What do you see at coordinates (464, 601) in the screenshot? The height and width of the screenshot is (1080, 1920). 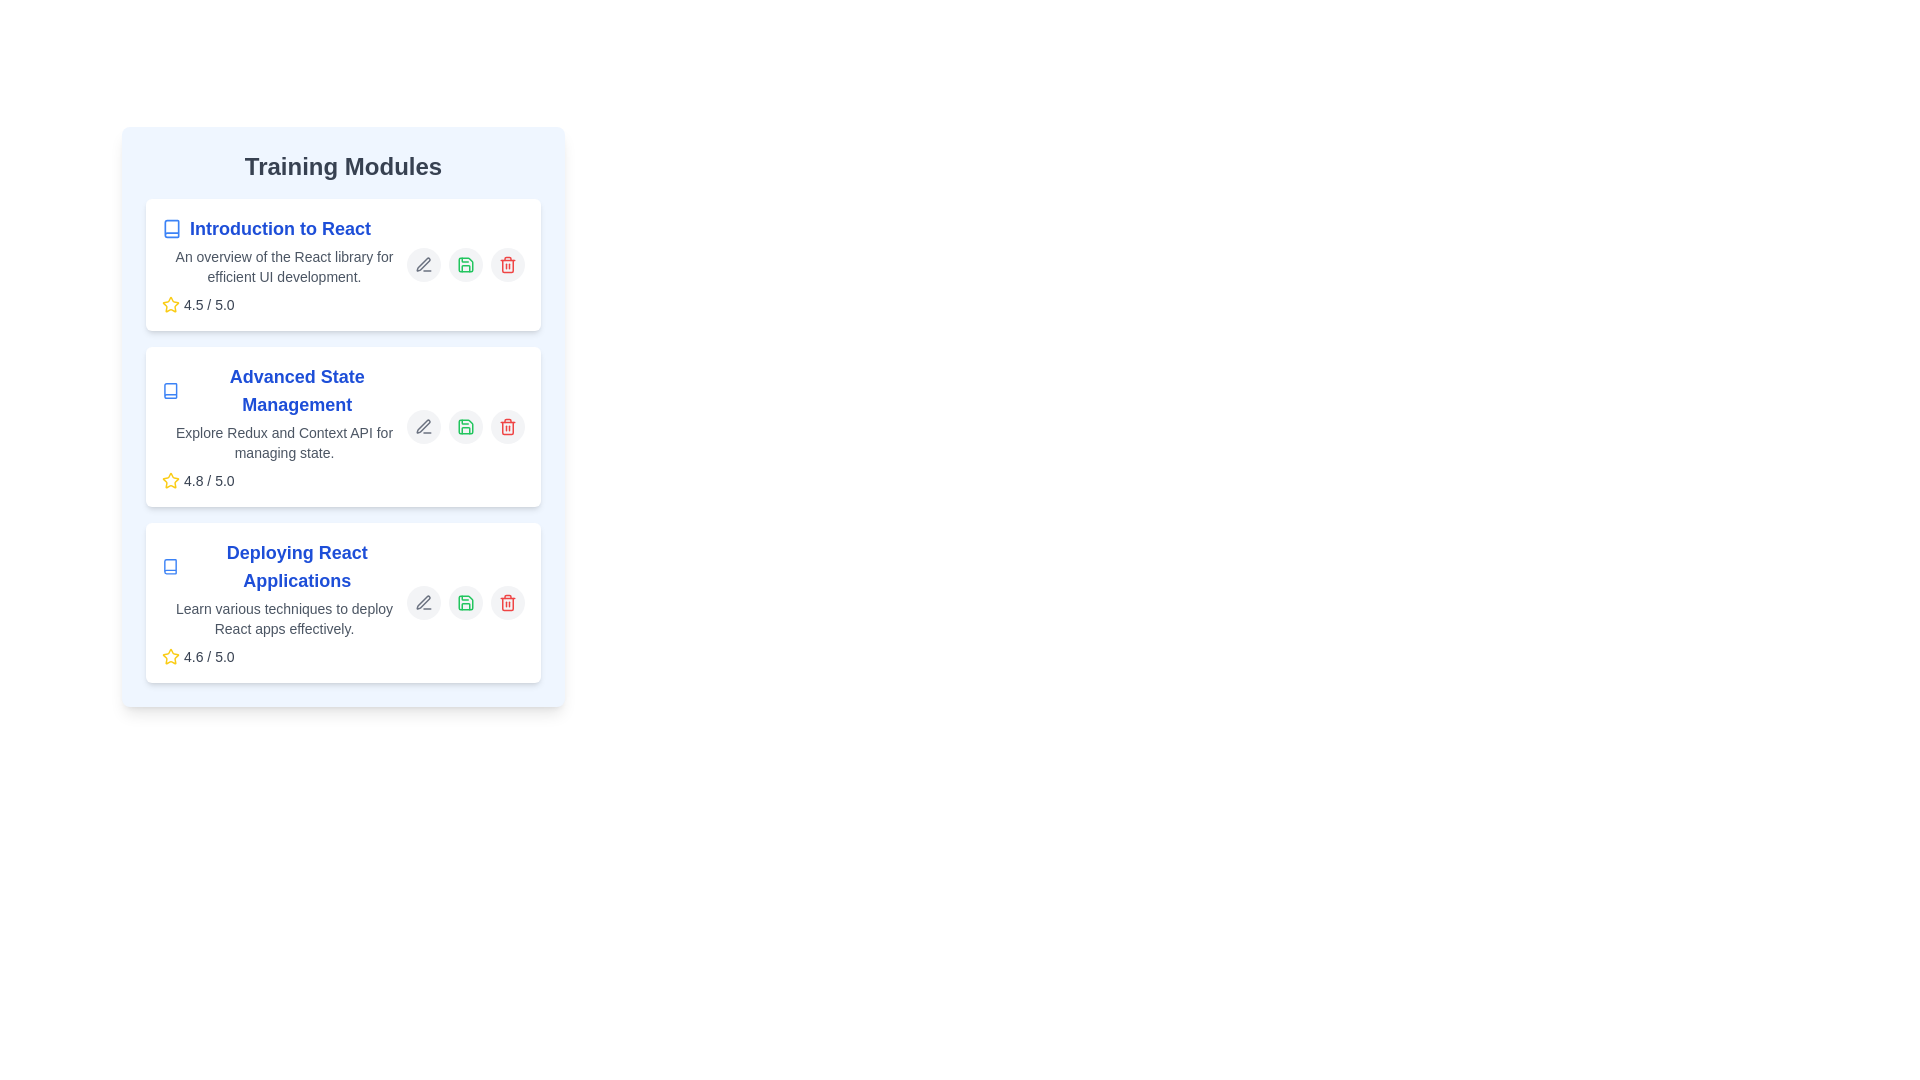 I see `the circular save button with a light gray background and a green save icon, located in the horizontal group of action buttons within the 'Deploying React Applications' training module card` at bounding box center [464, 601].